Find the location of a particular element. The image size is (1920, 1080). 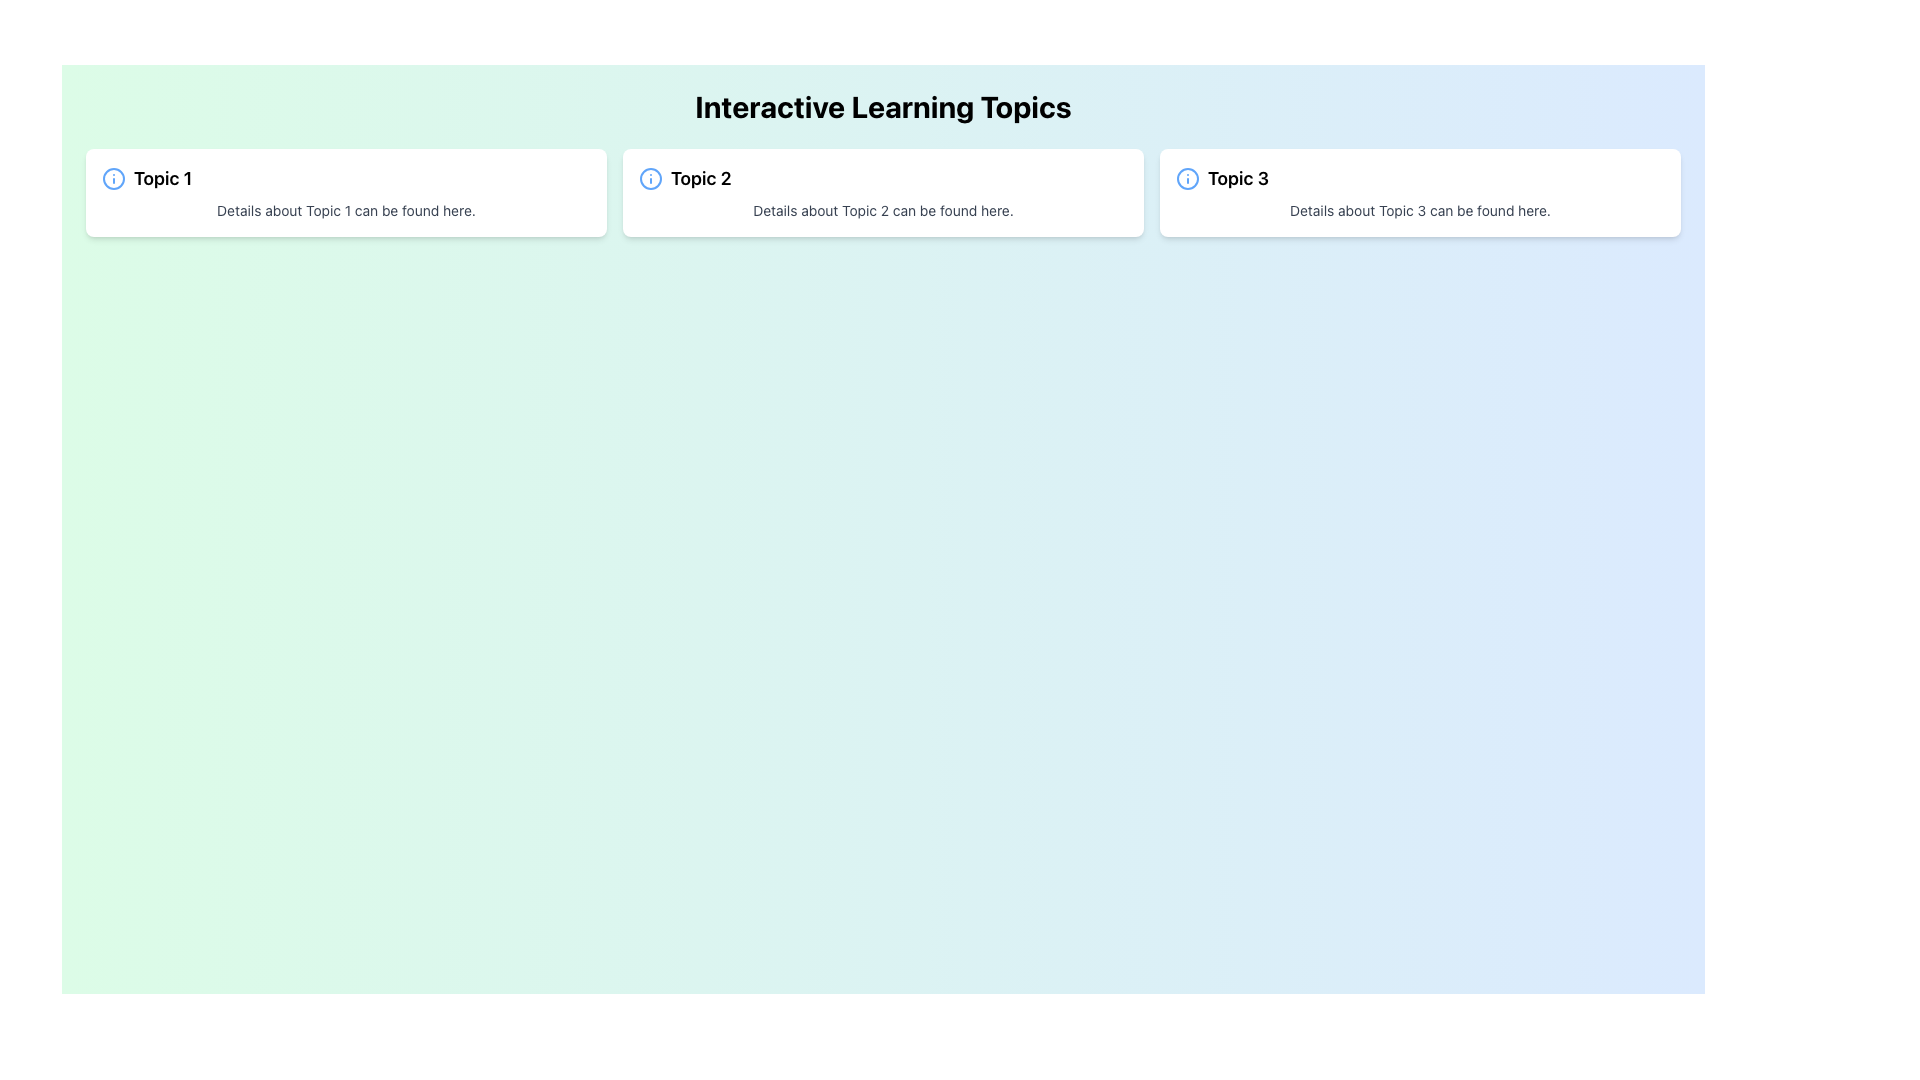

the text label located directly below 'Topic 1' in the first card from the left is located at coordinates (346, 211).